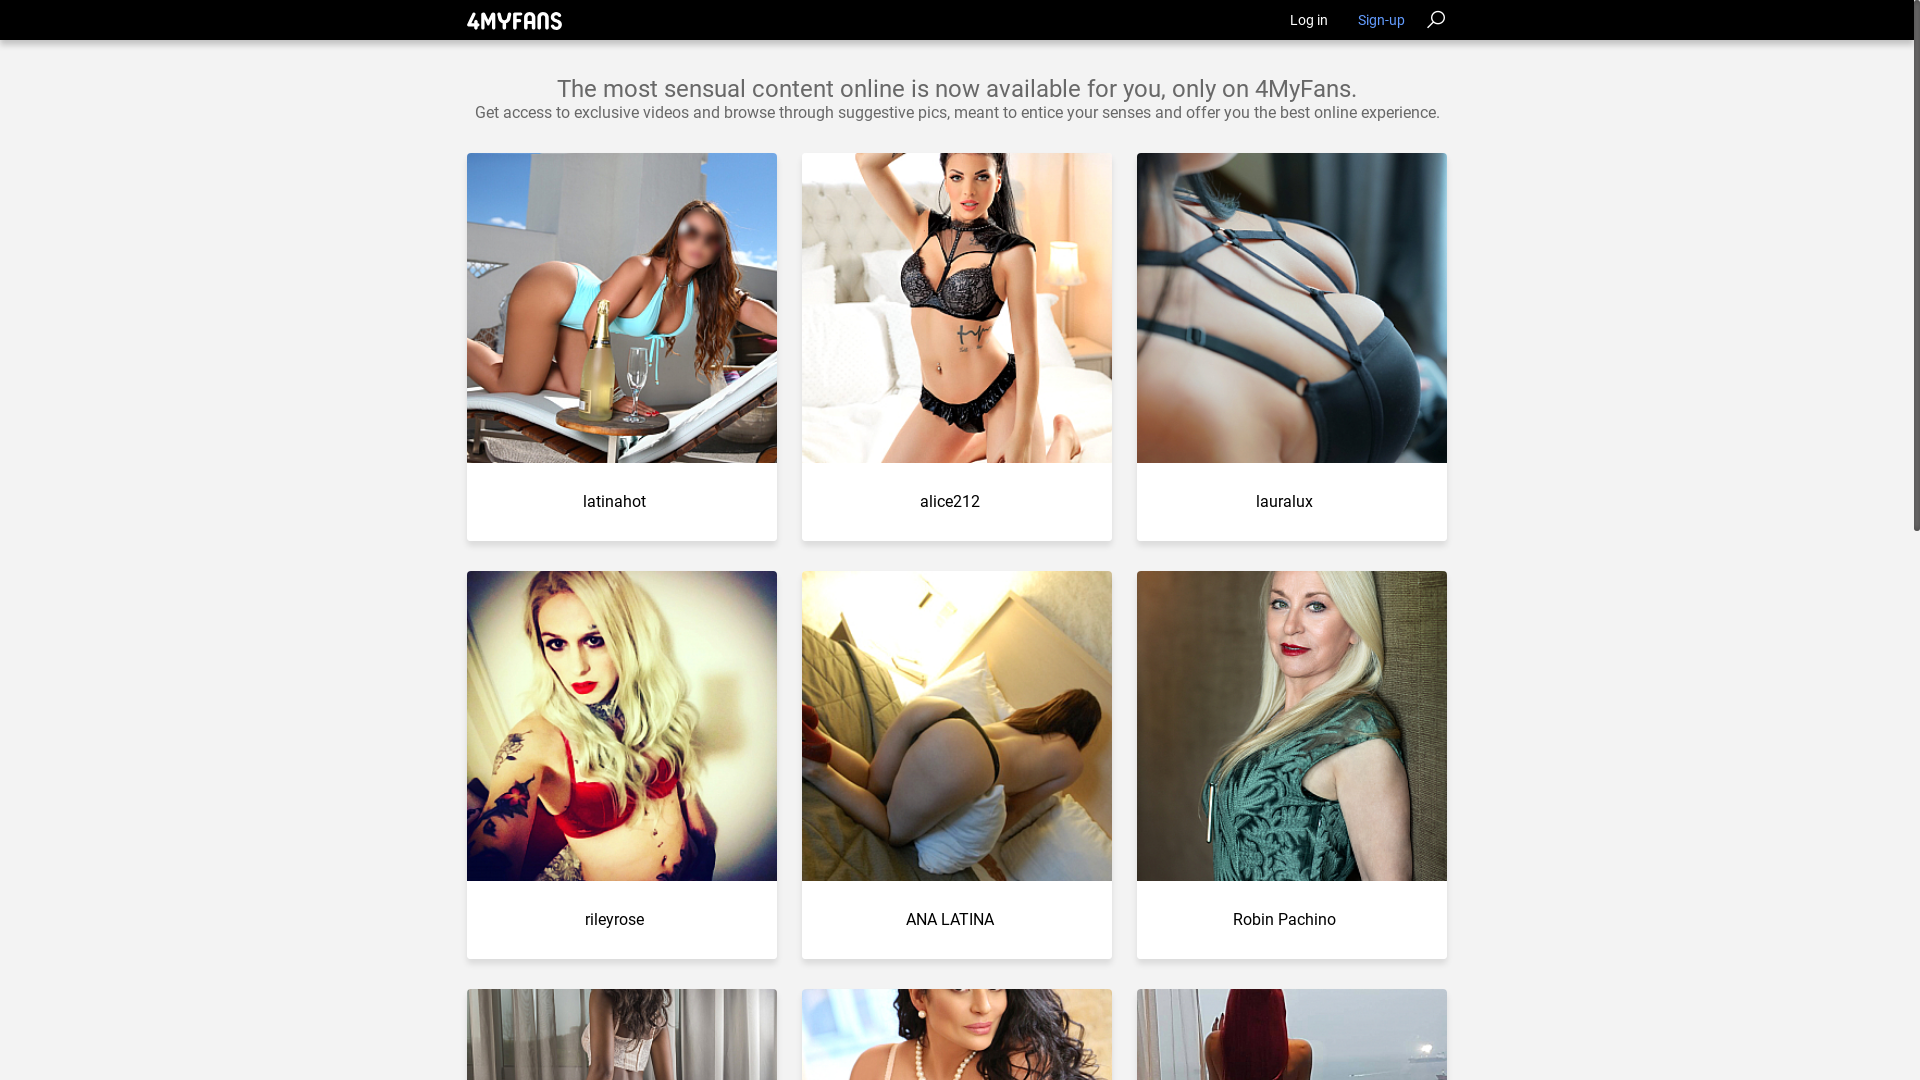  What do you see at coordinates (1309, 19) in the screenshot?
I see `'Log in'` at bounding box center [1309, 19].